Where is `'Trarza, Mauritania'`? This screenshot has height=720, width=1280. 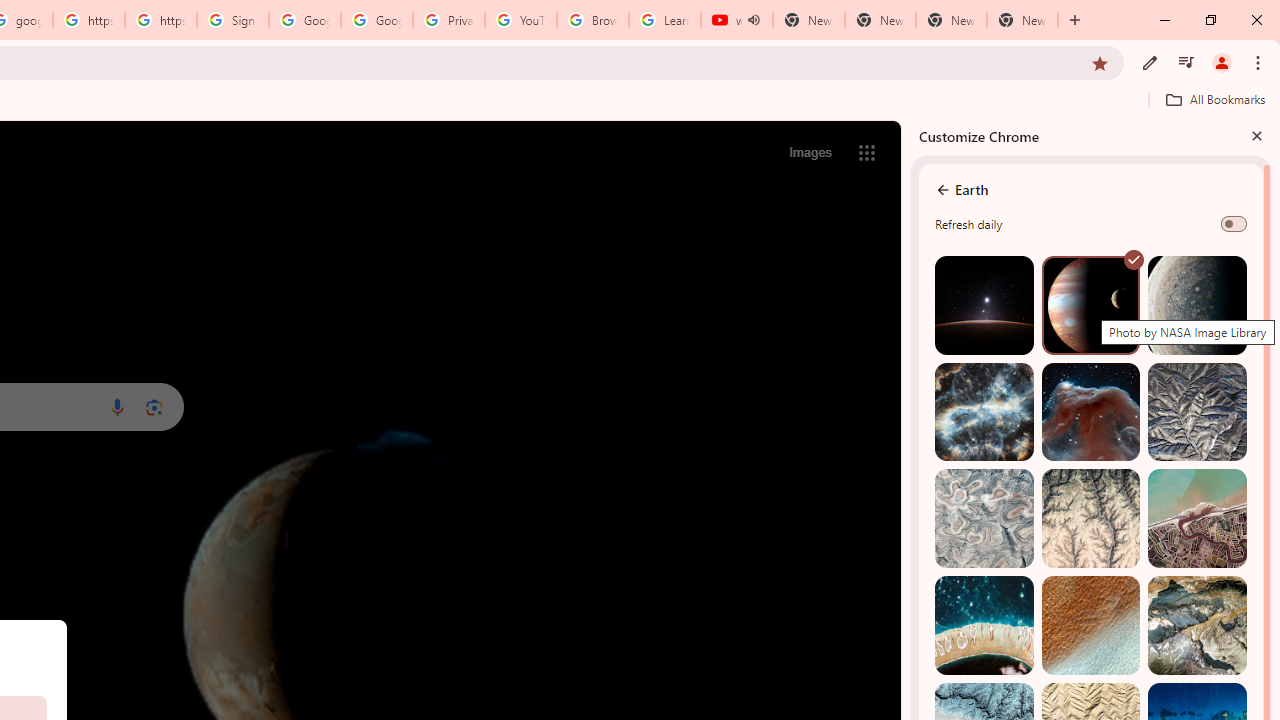
'Trarza, Mauritania' is located at coordinates (1089, 624).